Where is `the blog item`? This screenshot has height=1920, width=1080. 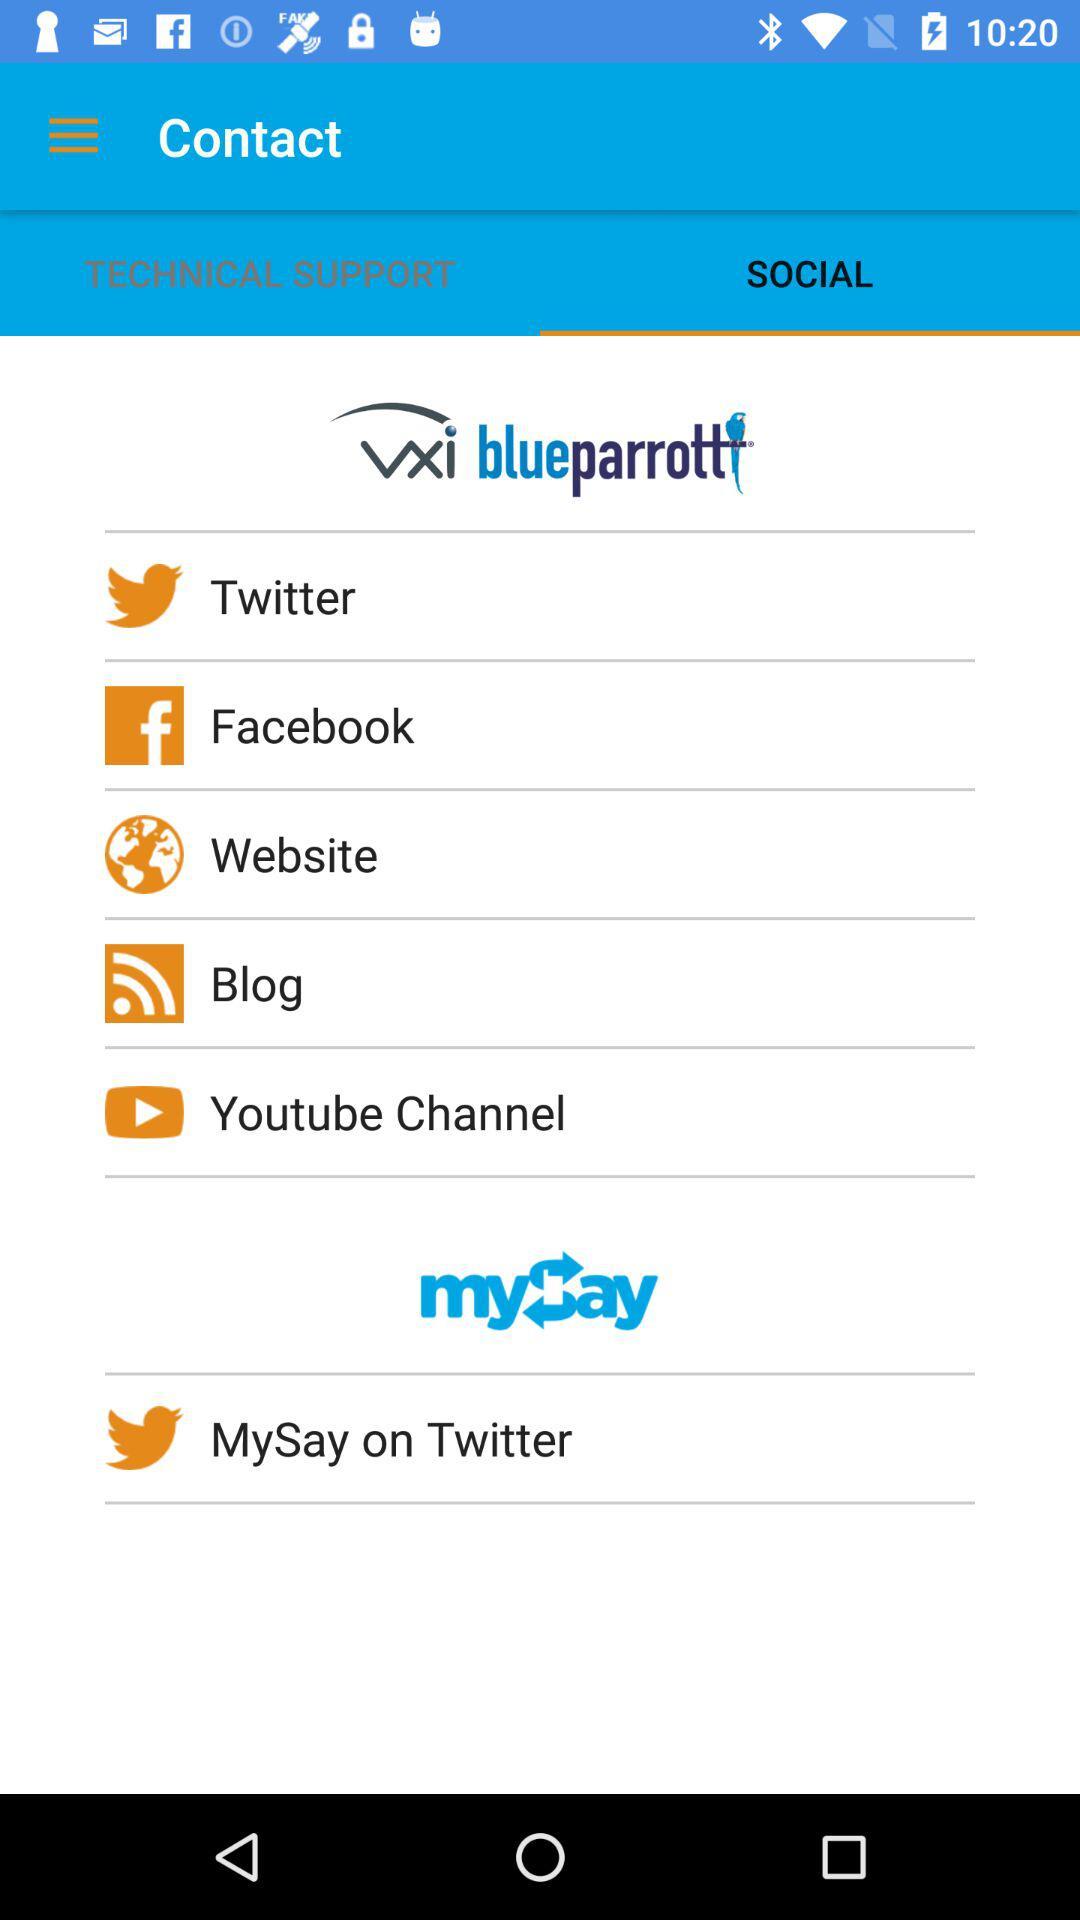 the blog item is located at coordinates (270, 982).